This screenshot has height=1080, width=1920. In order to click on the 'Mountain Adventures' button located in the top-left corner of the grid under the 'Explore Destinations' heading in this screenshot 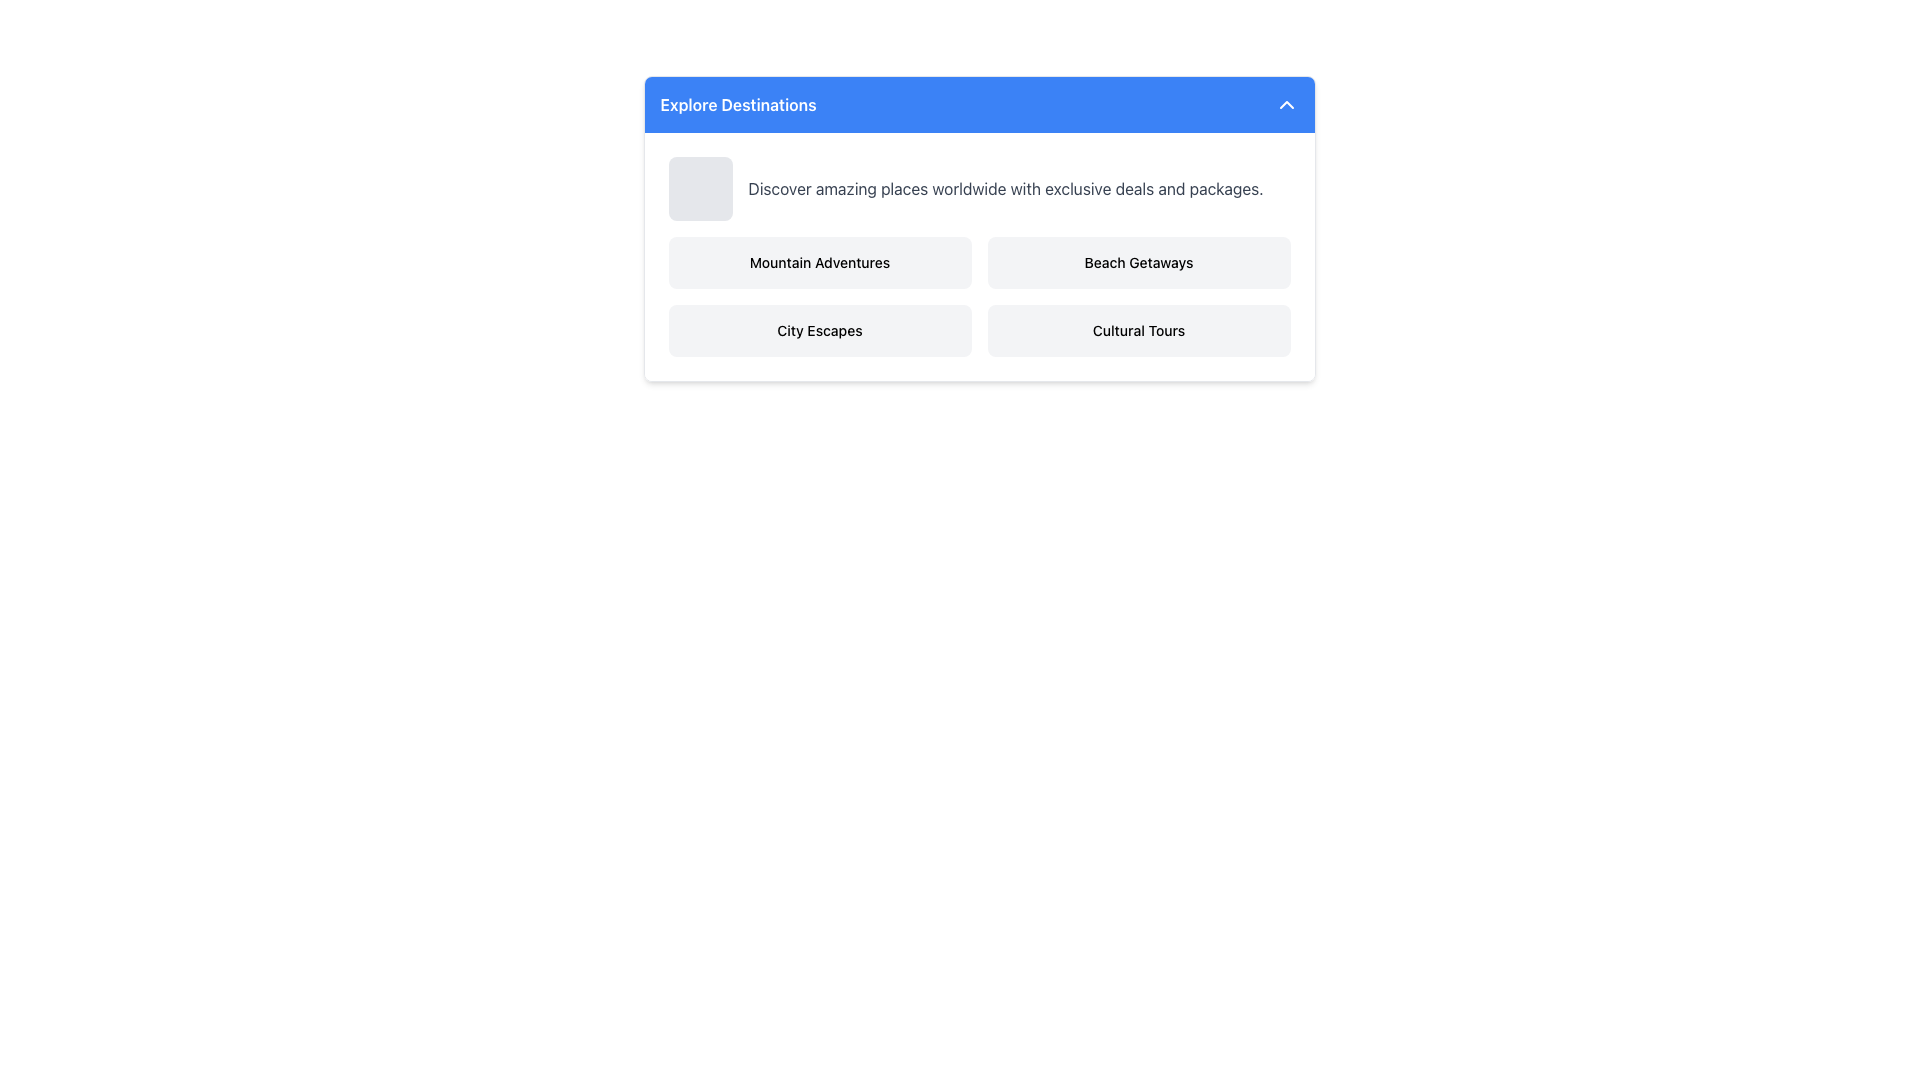, I will do `click(820, 261)`.